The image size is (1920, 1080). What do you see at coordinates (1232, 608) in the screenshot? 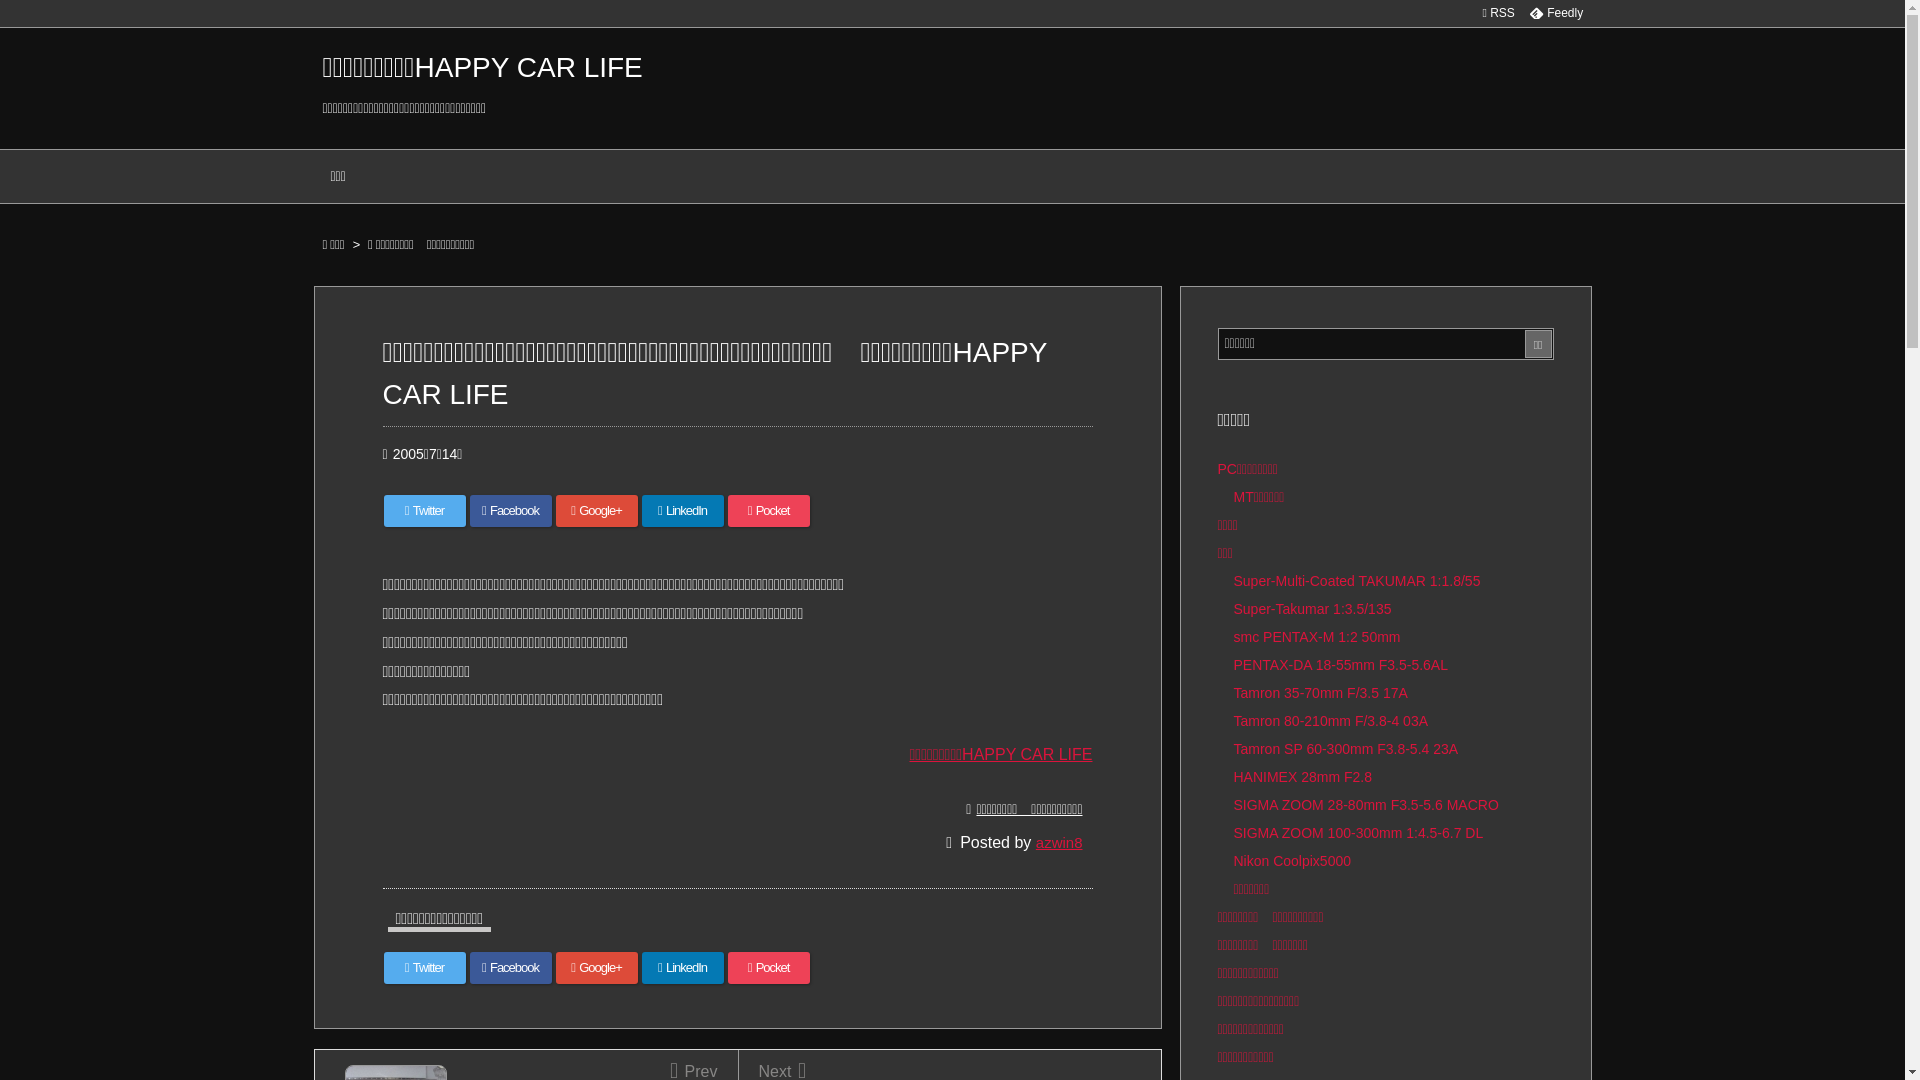
I see `'Super-Takumar 1:3.5/135'` at bounding box center [1232, 608].